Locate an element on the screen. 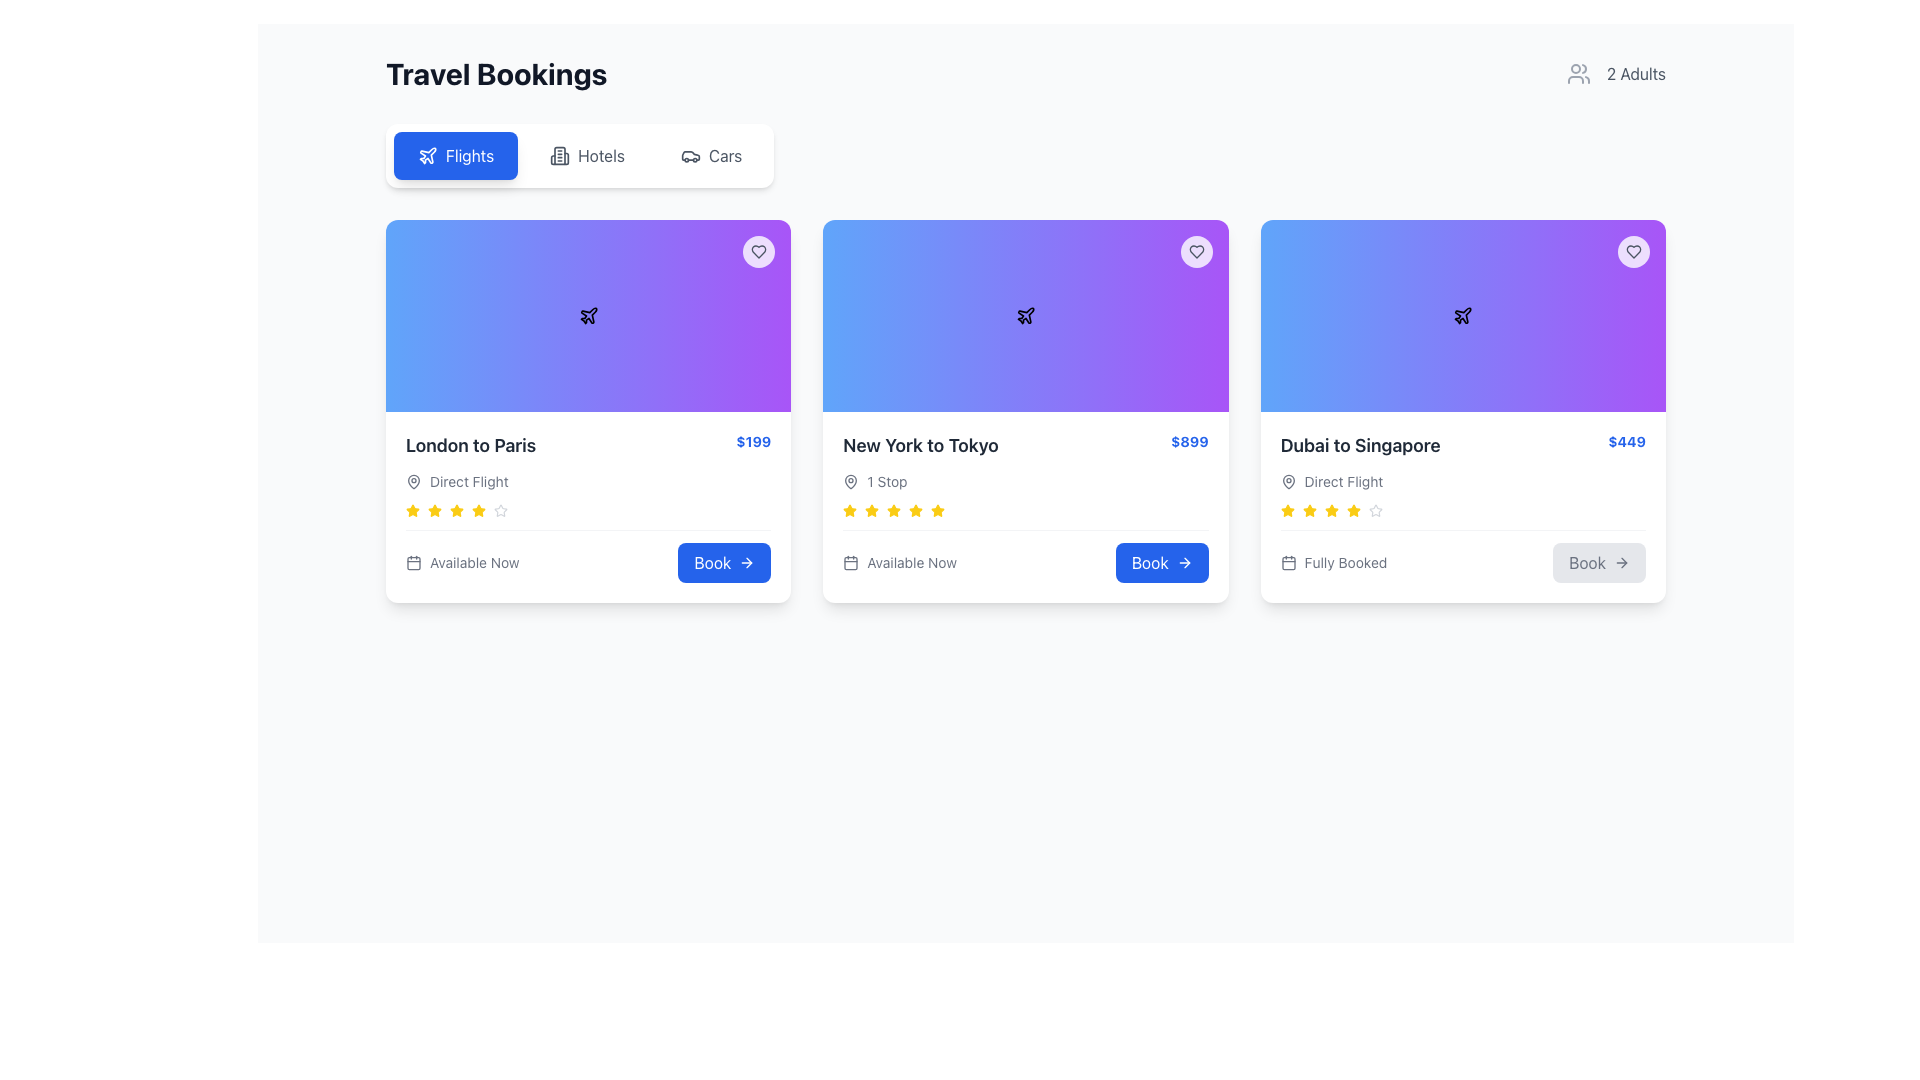  the booking status icon located to the left of the 'Fully Booked' text in the bottom section of the 'Dubai to Singapore' card is located at coordinates (1288, 563).